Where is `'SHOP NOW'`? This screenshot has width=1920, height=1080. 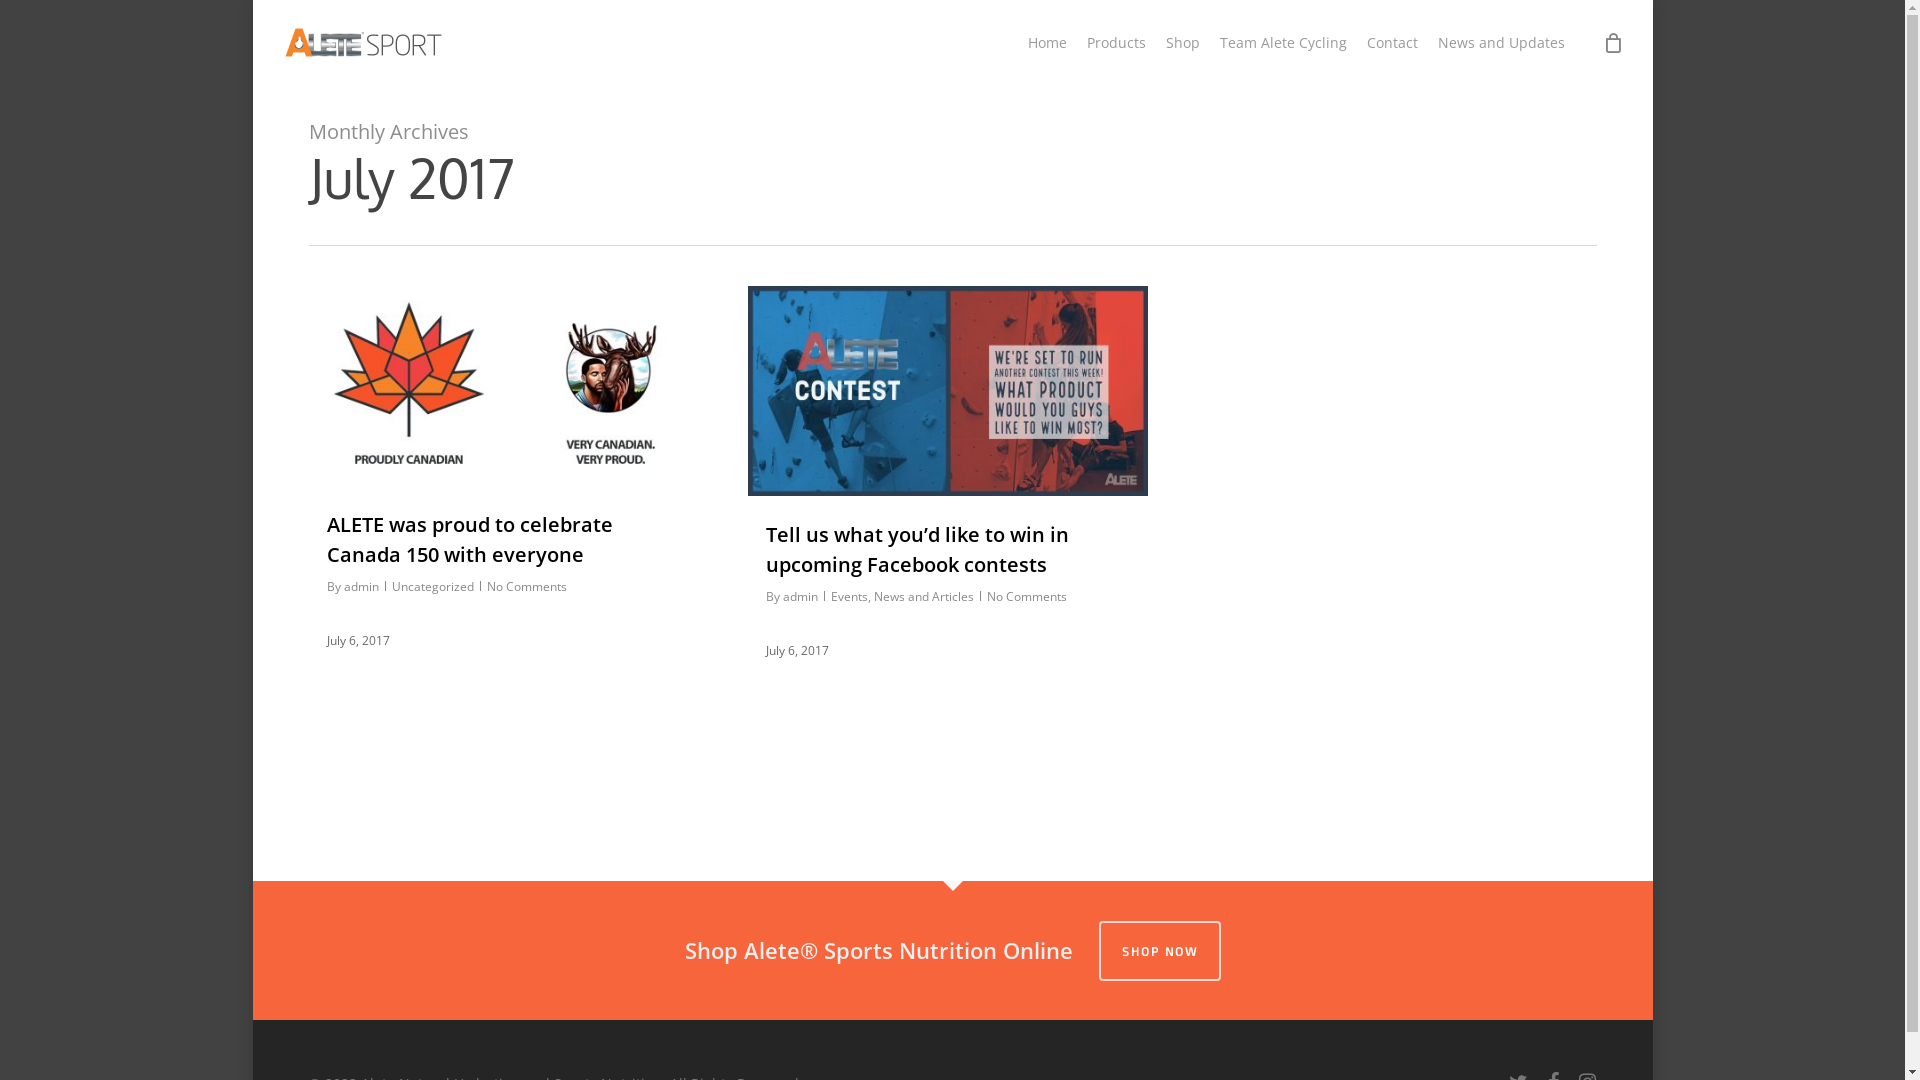 'SHOP NOW' is located at coordinates (1158, 950).